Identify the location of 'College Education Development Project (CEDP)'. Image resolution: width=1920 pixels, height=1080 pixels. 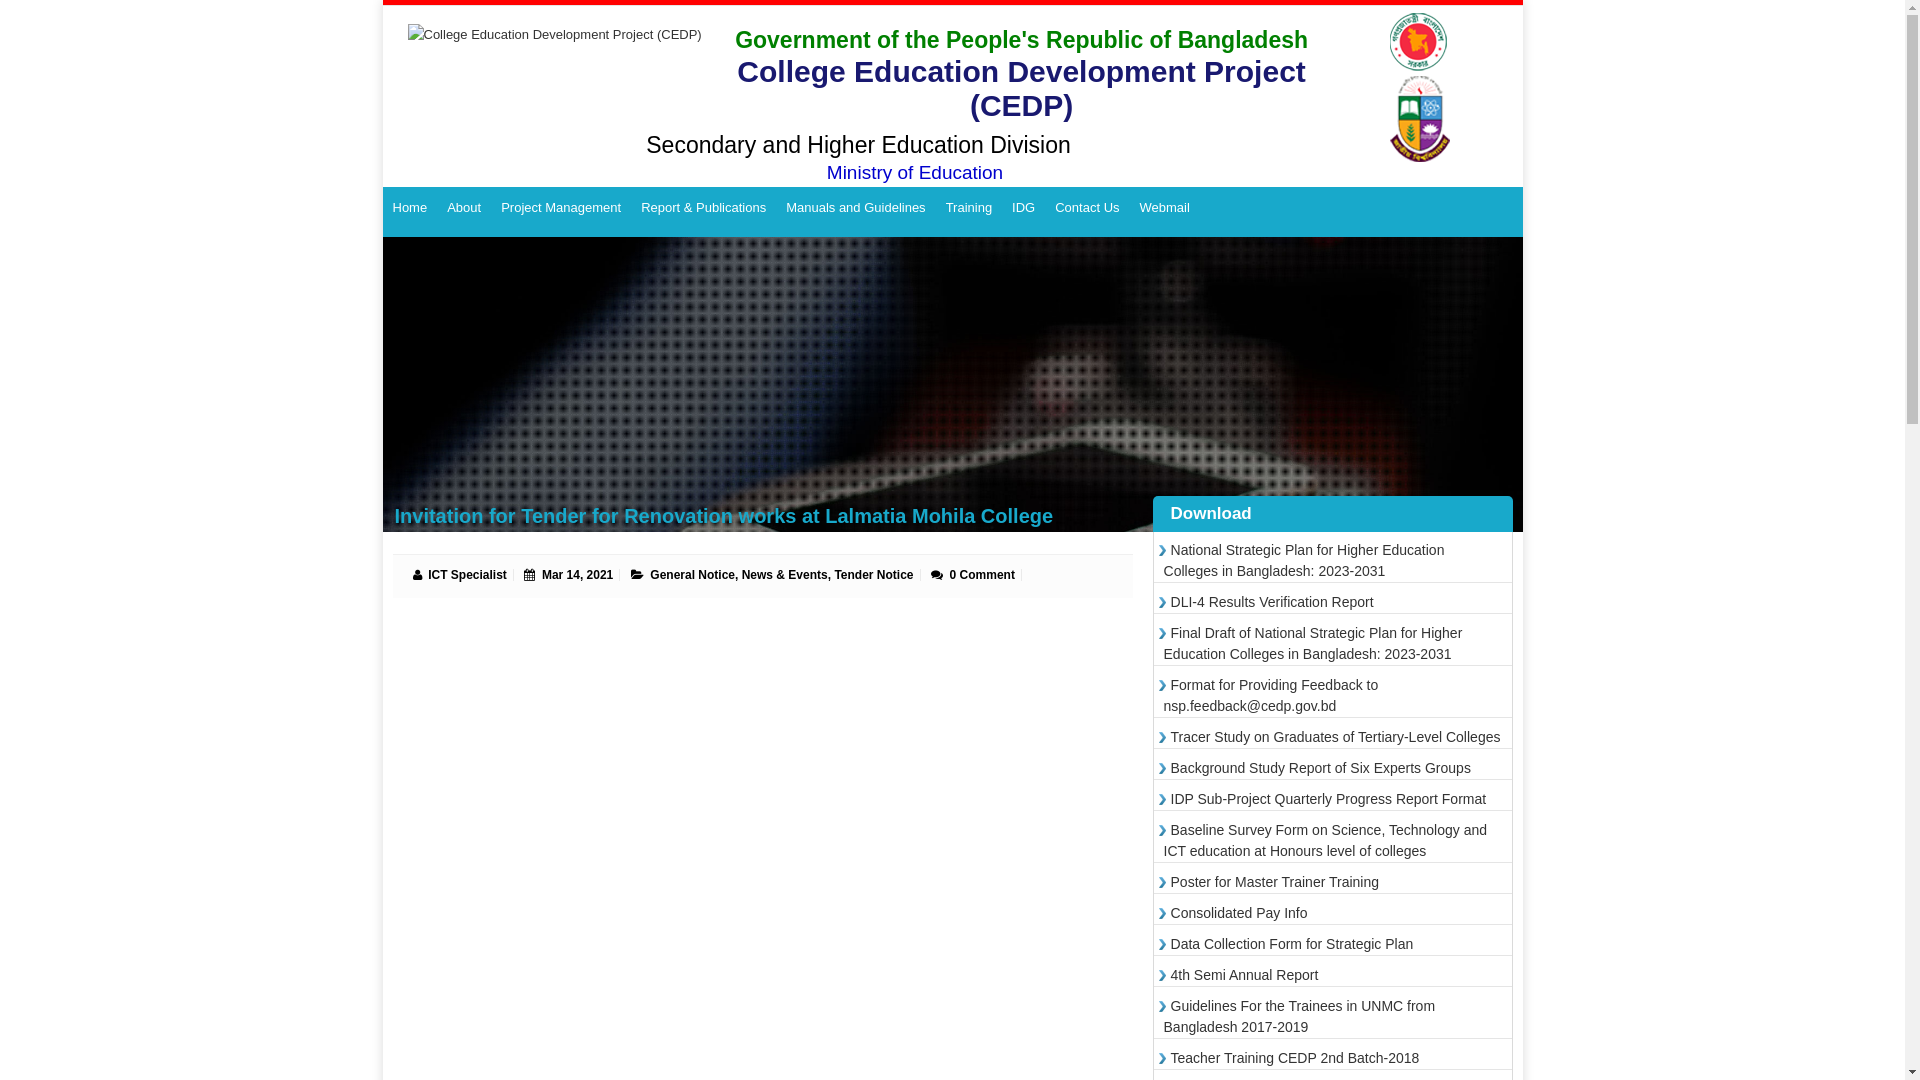
(546, 74).